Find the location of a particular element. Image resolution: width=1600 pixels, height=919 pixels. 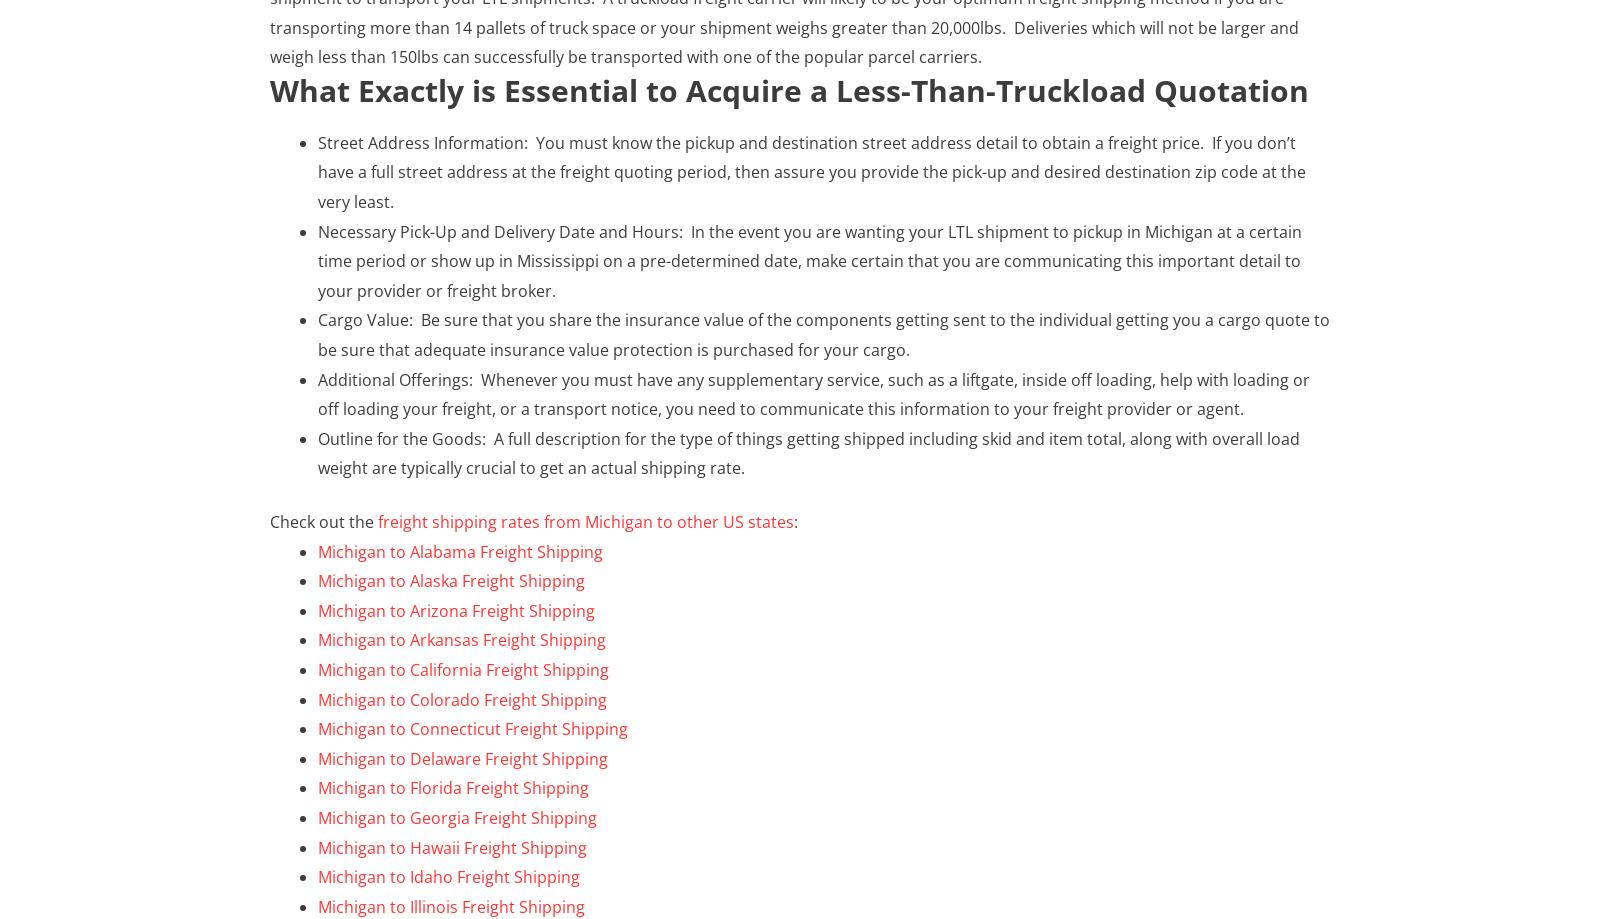

'Check out the' is located at coordinates (270, 520).